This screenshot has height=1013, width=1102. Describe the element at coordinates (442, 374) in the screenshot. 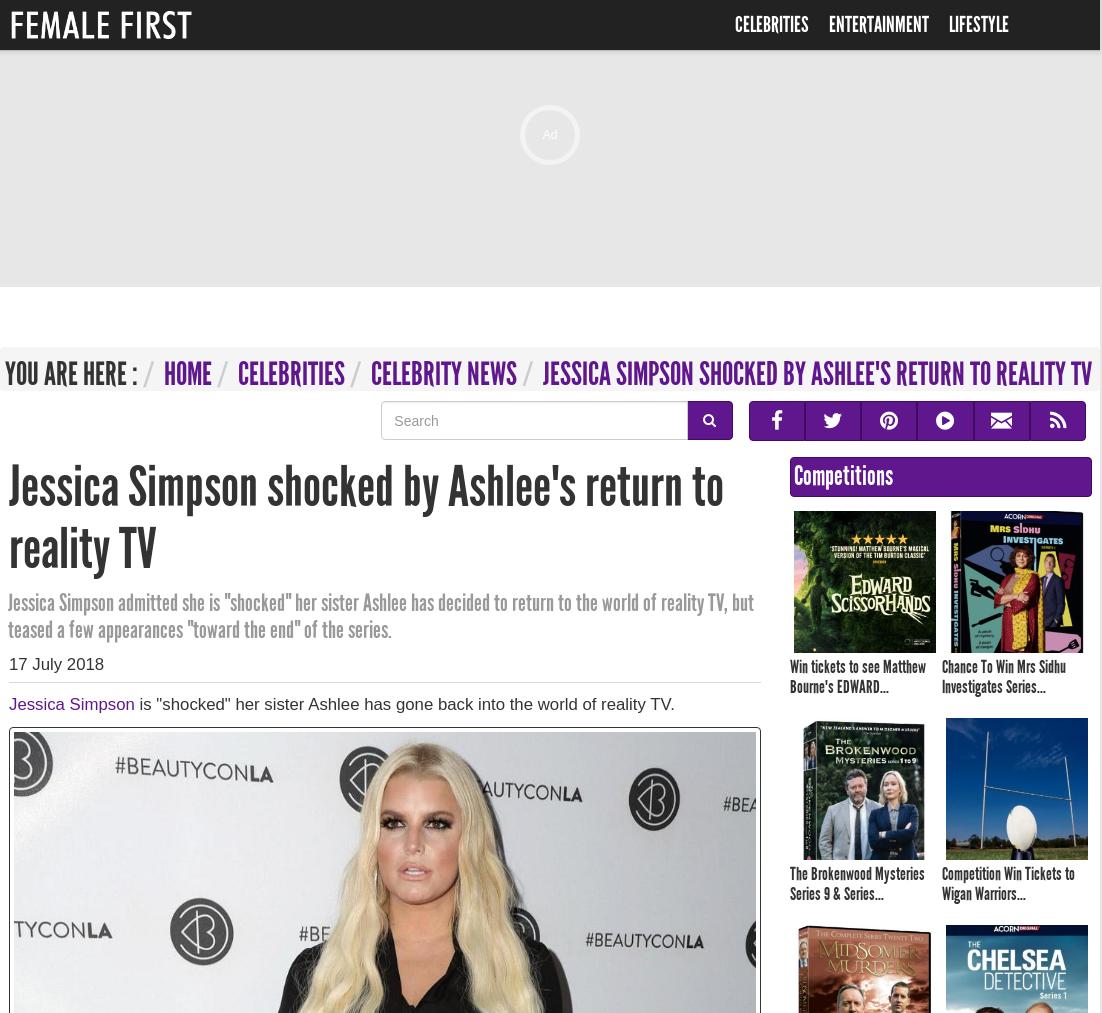

I see `'Celebrity News'` at that location.